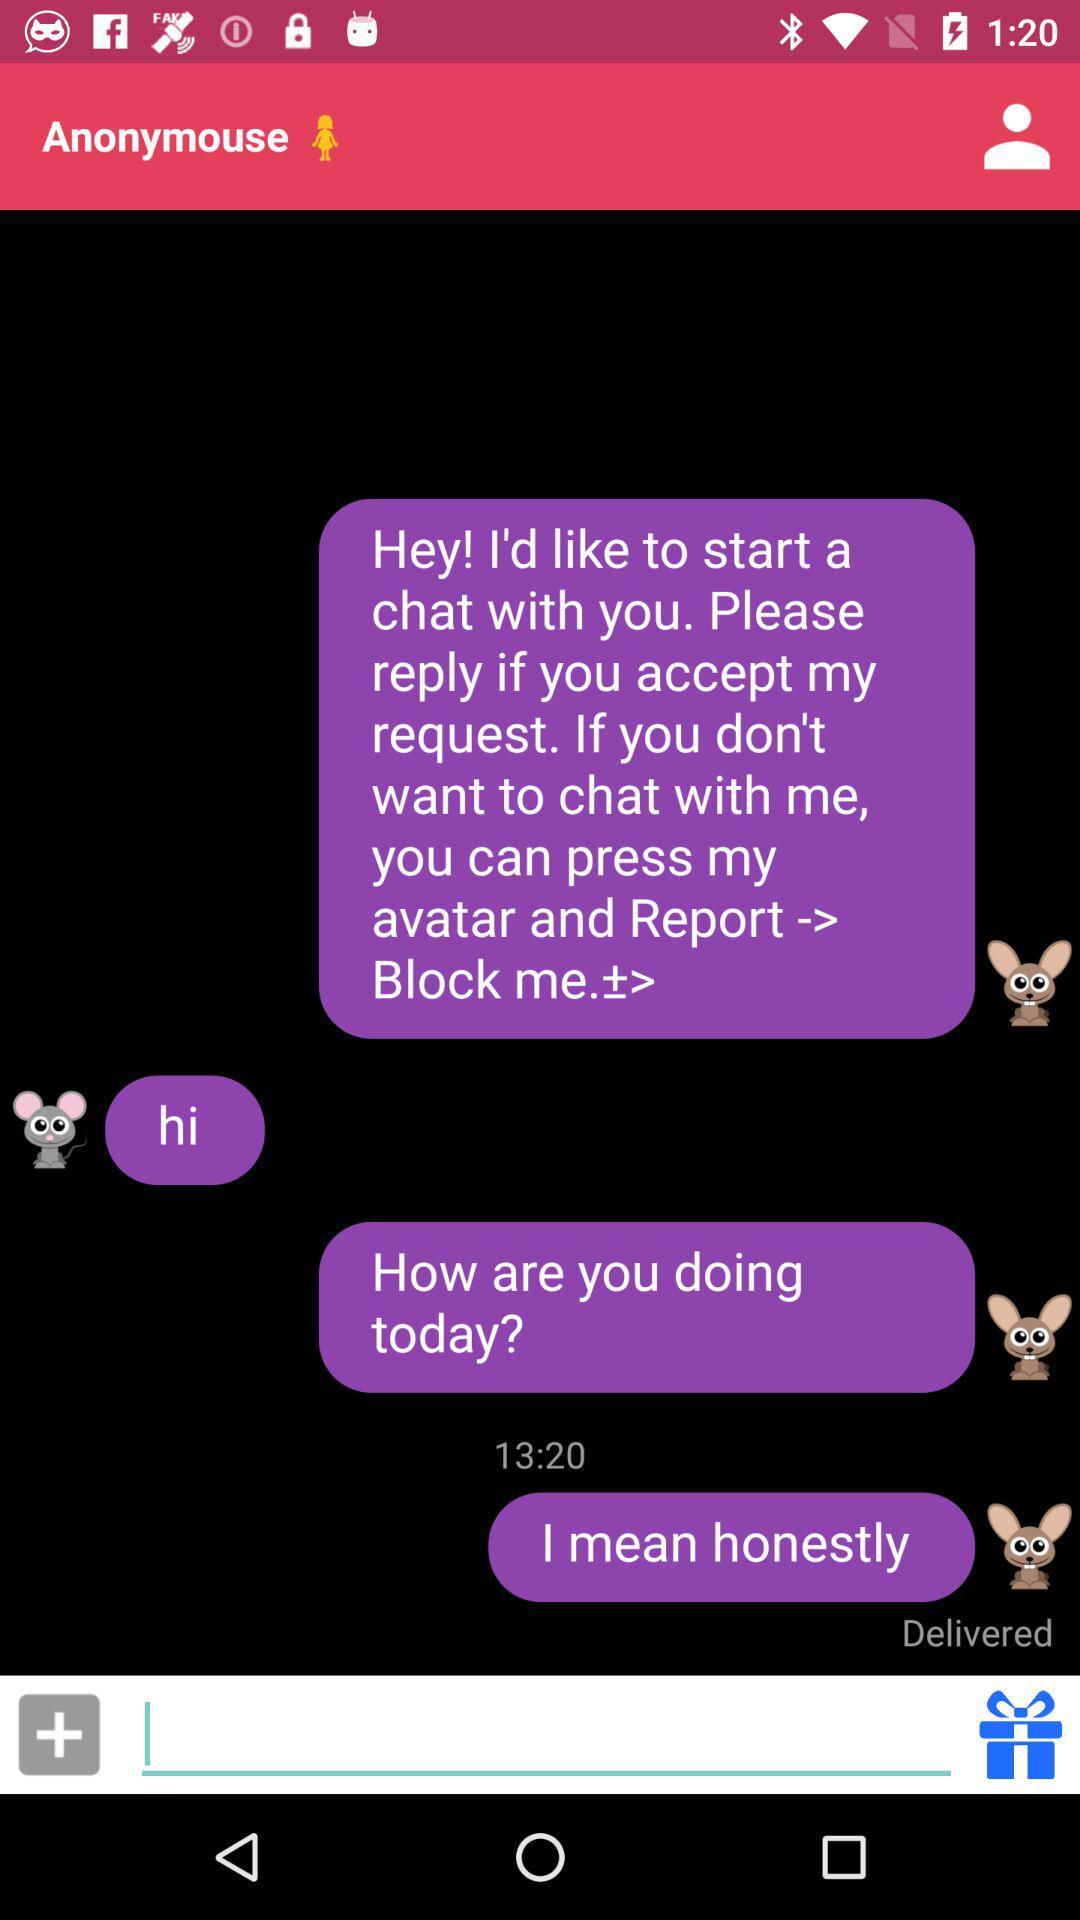 The width and height of the screenshot is (1080, 1920). I want to click on send a gift, so click(1020, 1733).